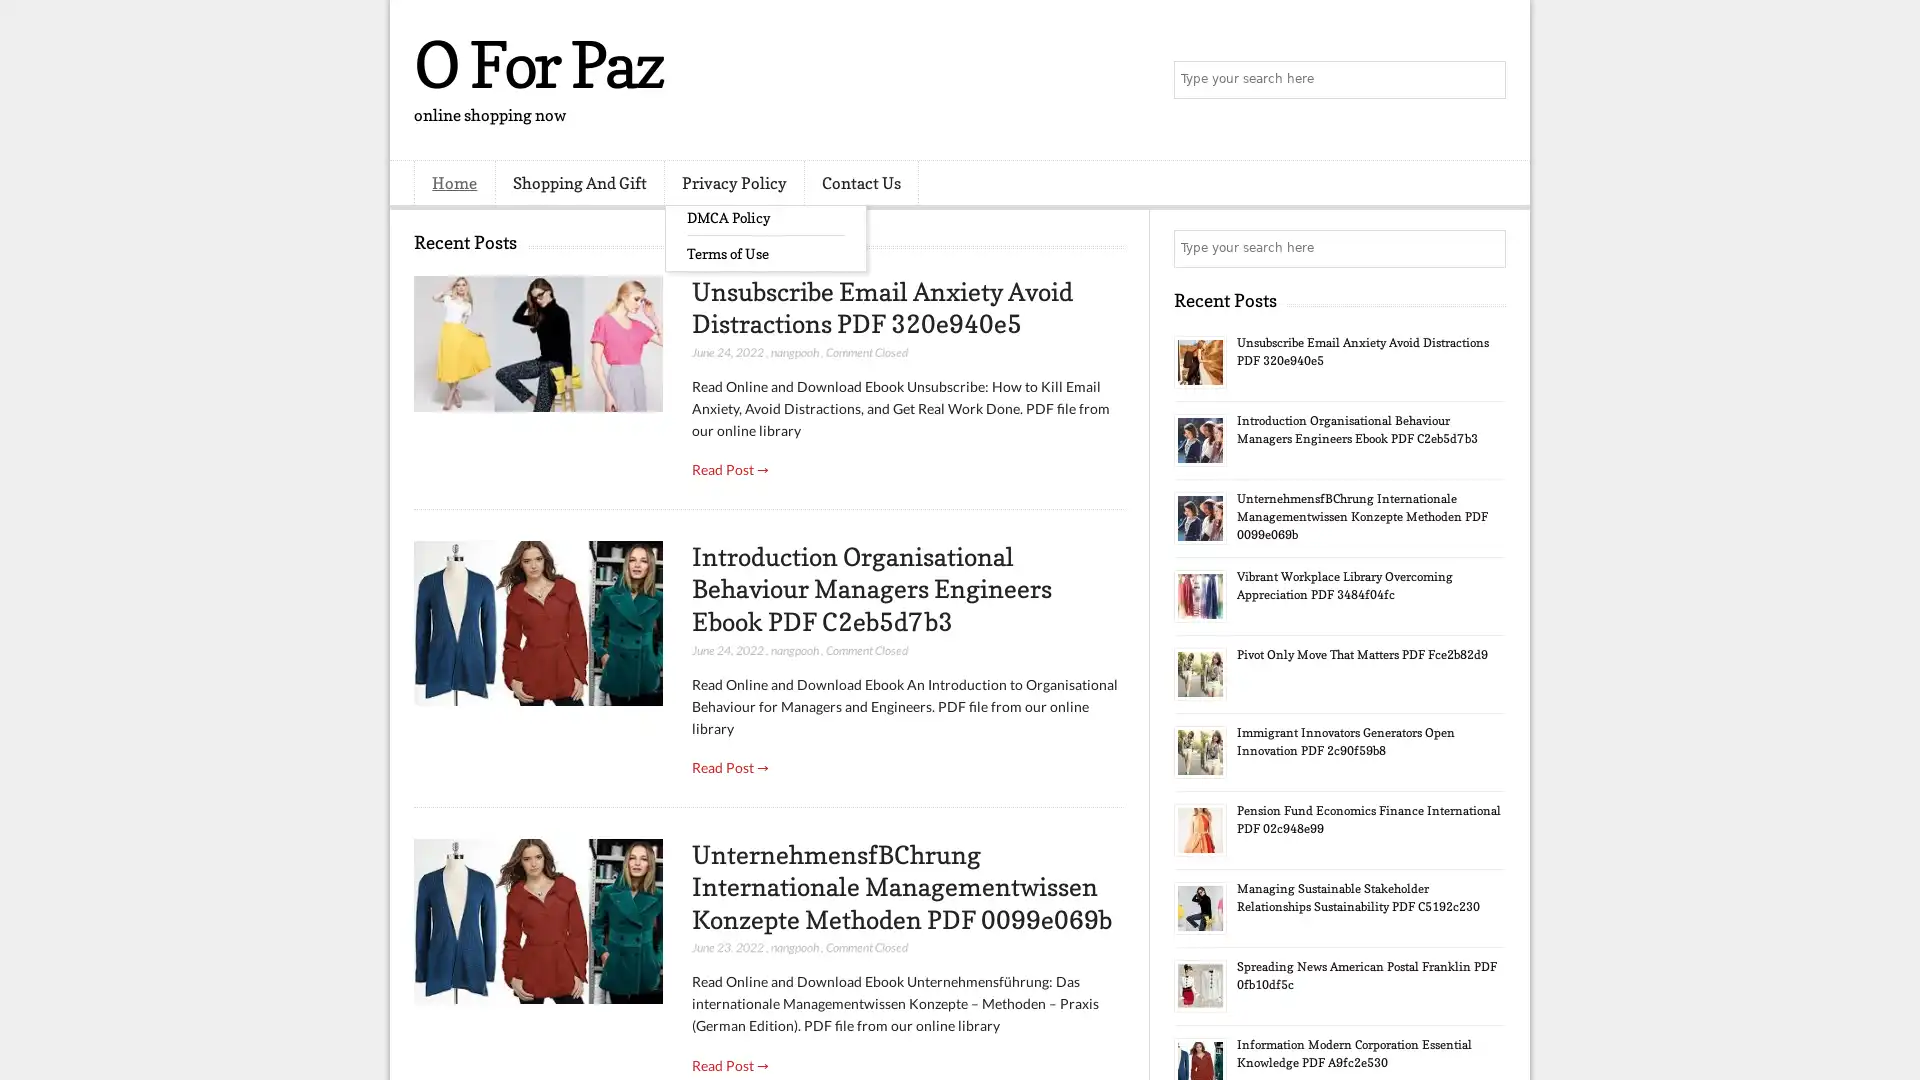  What do you see at coordinates (1485, 80) in the screenshot?
I see `Search` at bounding box center [1485, 80].